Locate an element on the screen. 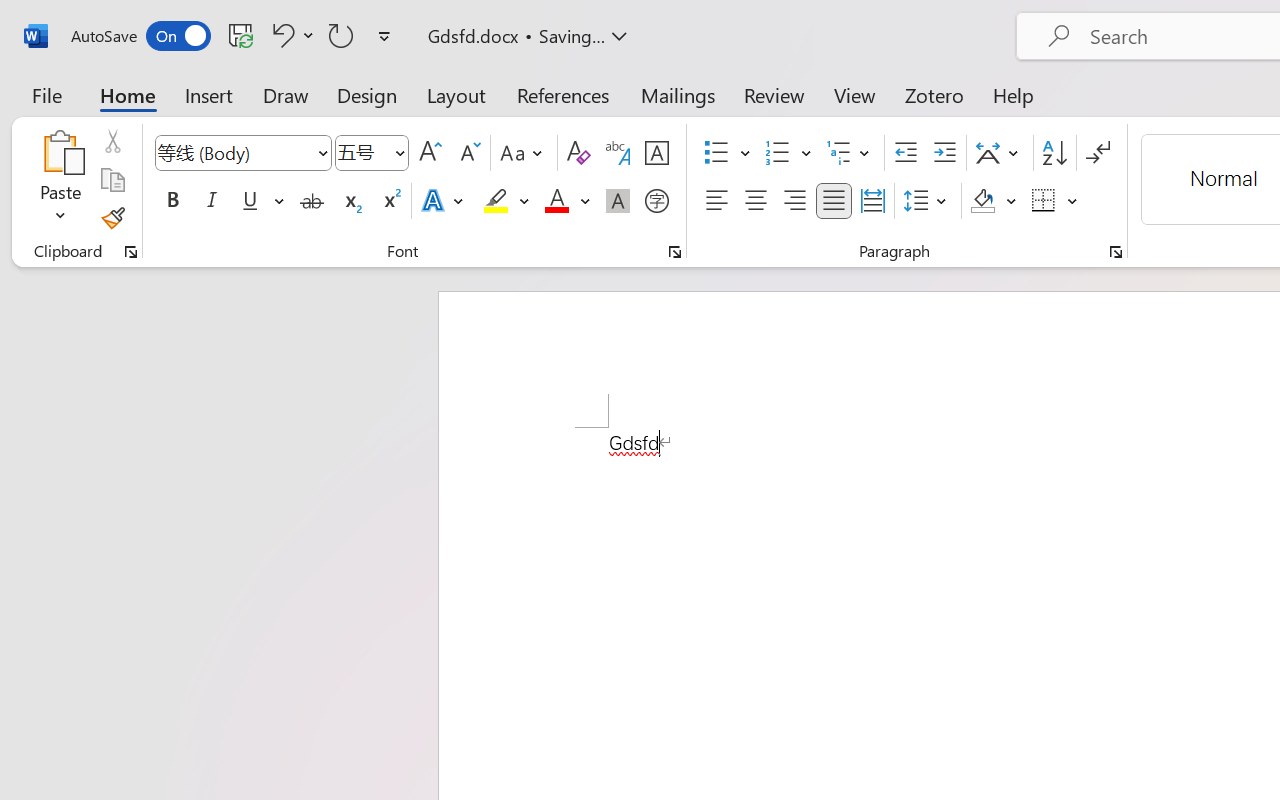  'Subscript' is located at coordinates (350, 201).